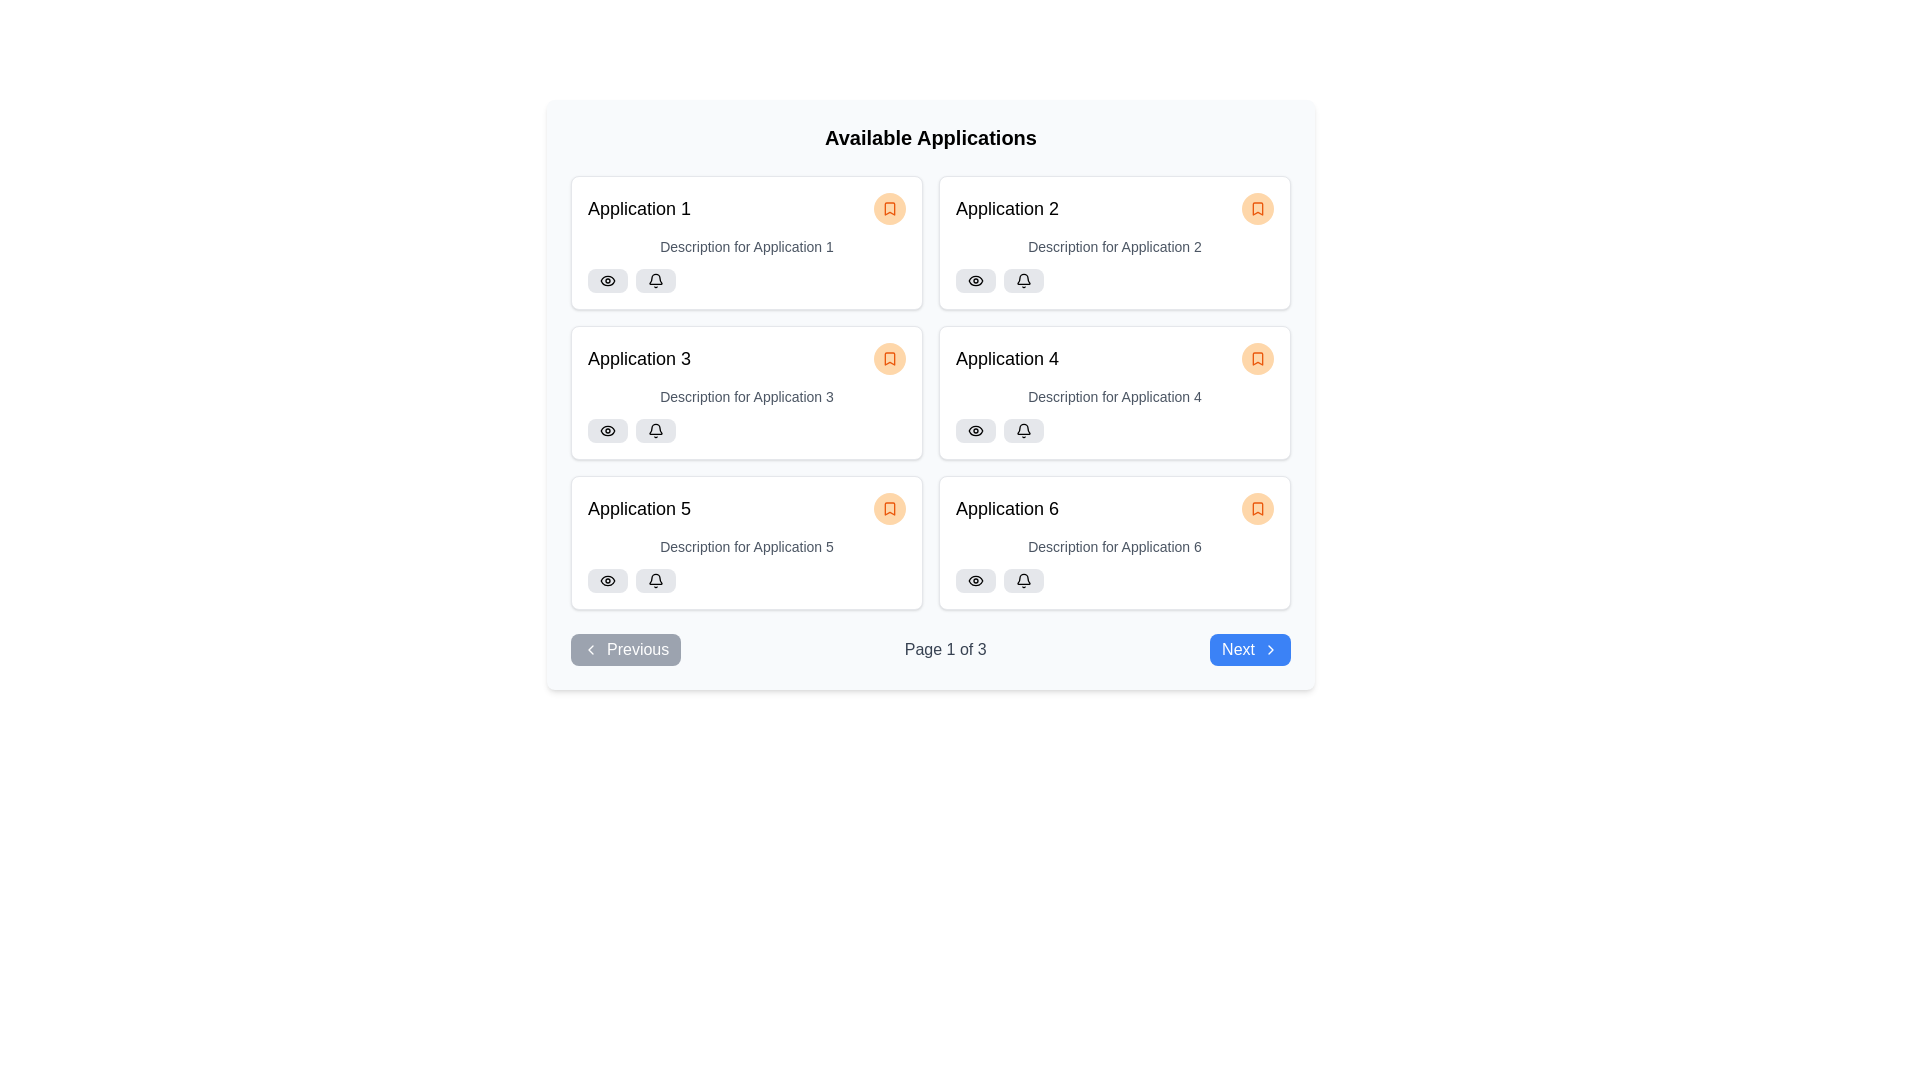  What do you see at coordinates (1256, 357) in the screenshot?
I see `the small red bookmark icon located in the top-right corner of the Application 4 detail card` at bounding box center [1256, 357].